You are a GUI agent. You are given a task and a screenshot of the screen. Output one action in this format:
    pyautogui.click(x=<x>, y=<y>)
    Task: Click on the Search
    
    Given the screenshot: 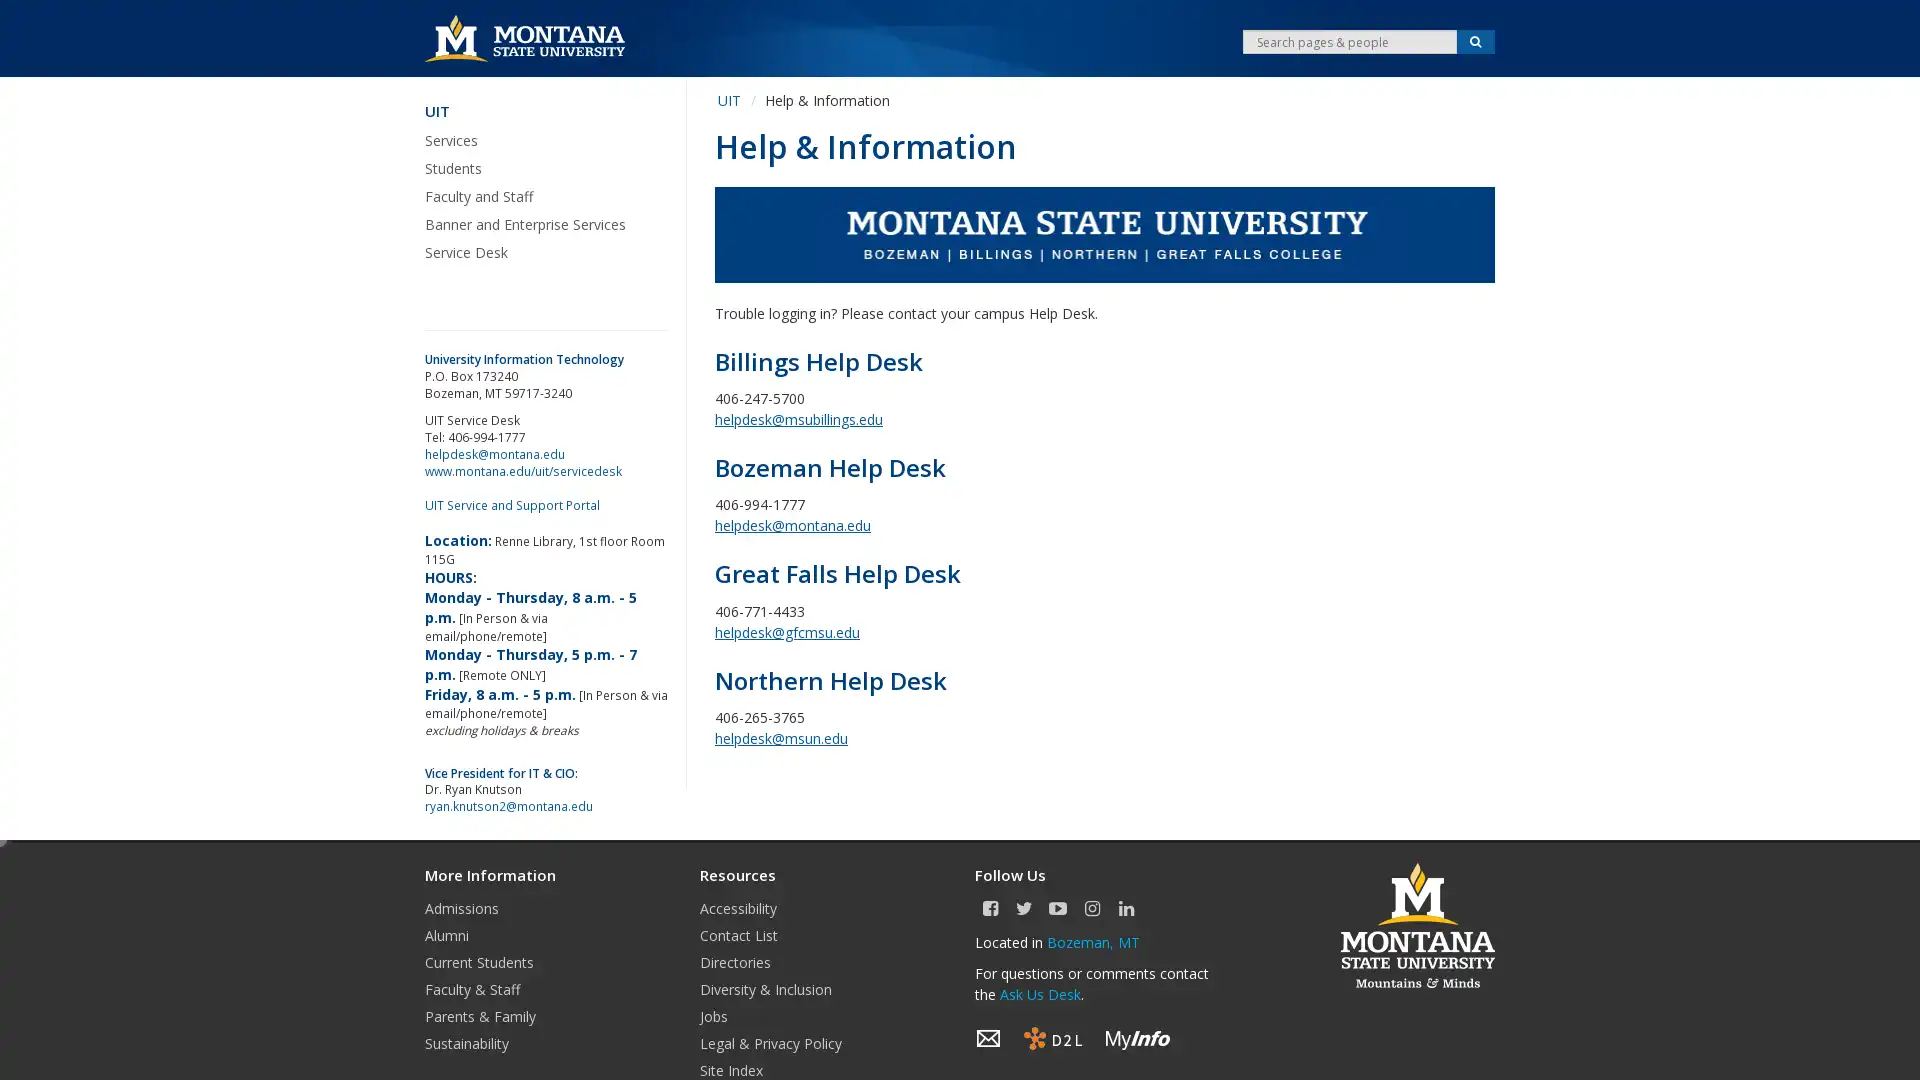 What is the action you would take?
    pyautogui.click(x=1475, y=42)
    